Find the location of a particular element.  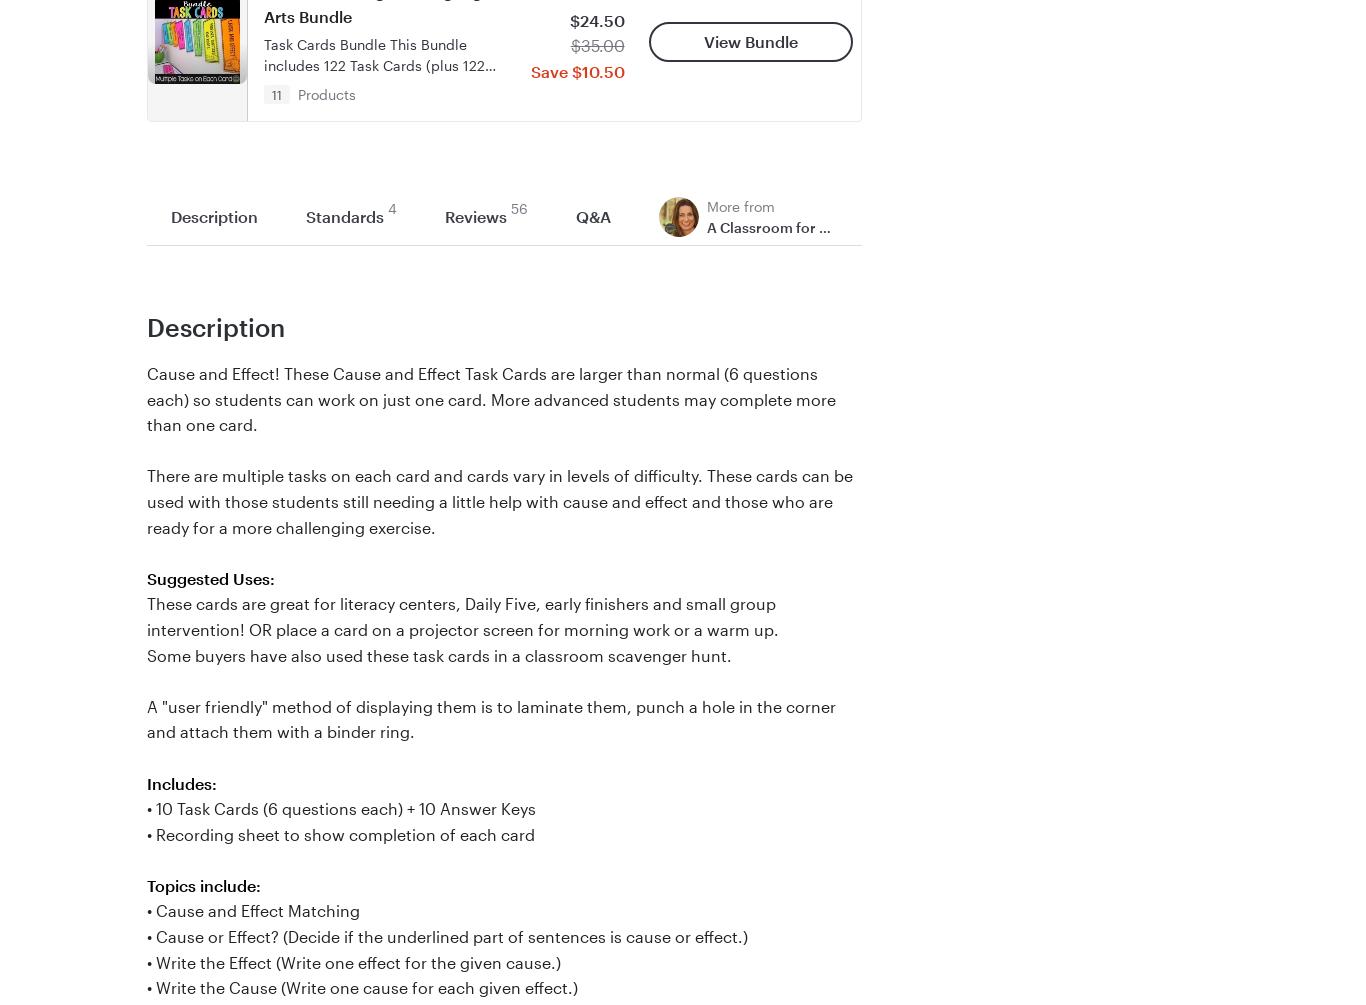

'$35.00' is located at coordinates (569, 45).